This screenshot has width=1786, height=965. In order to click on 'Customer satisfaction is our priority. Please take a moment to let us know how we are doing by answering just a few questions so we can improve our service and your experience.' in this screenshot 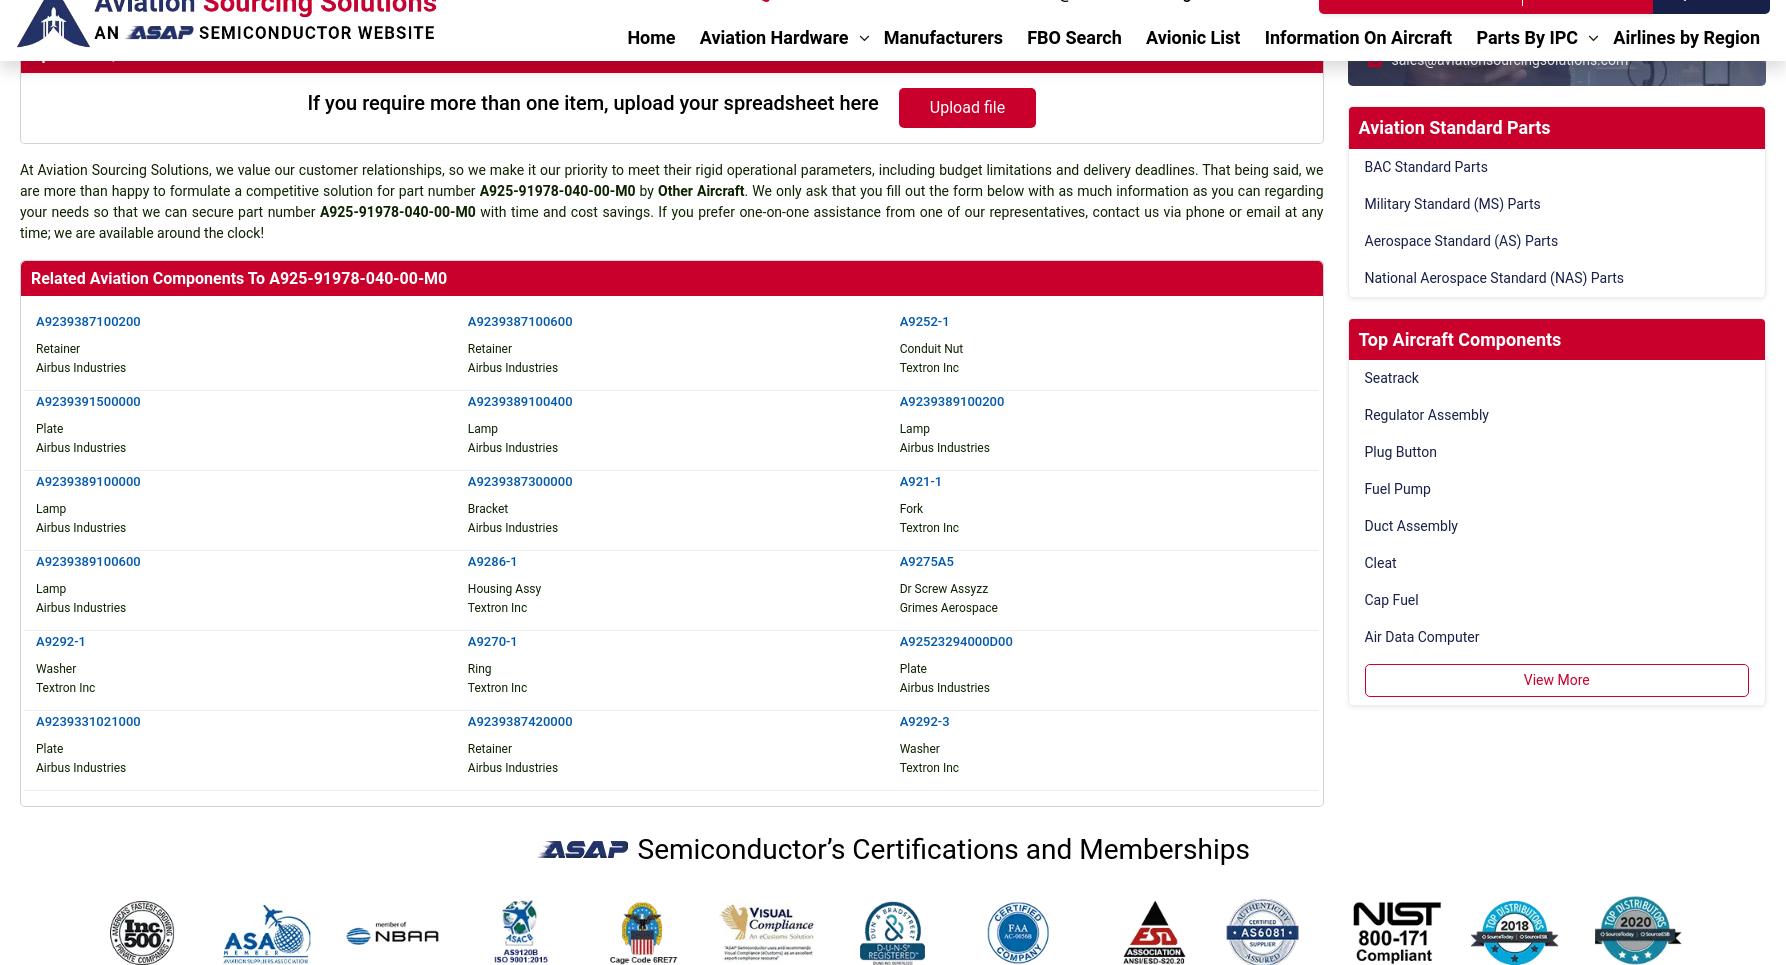, I will do `click(1520, 602)`.